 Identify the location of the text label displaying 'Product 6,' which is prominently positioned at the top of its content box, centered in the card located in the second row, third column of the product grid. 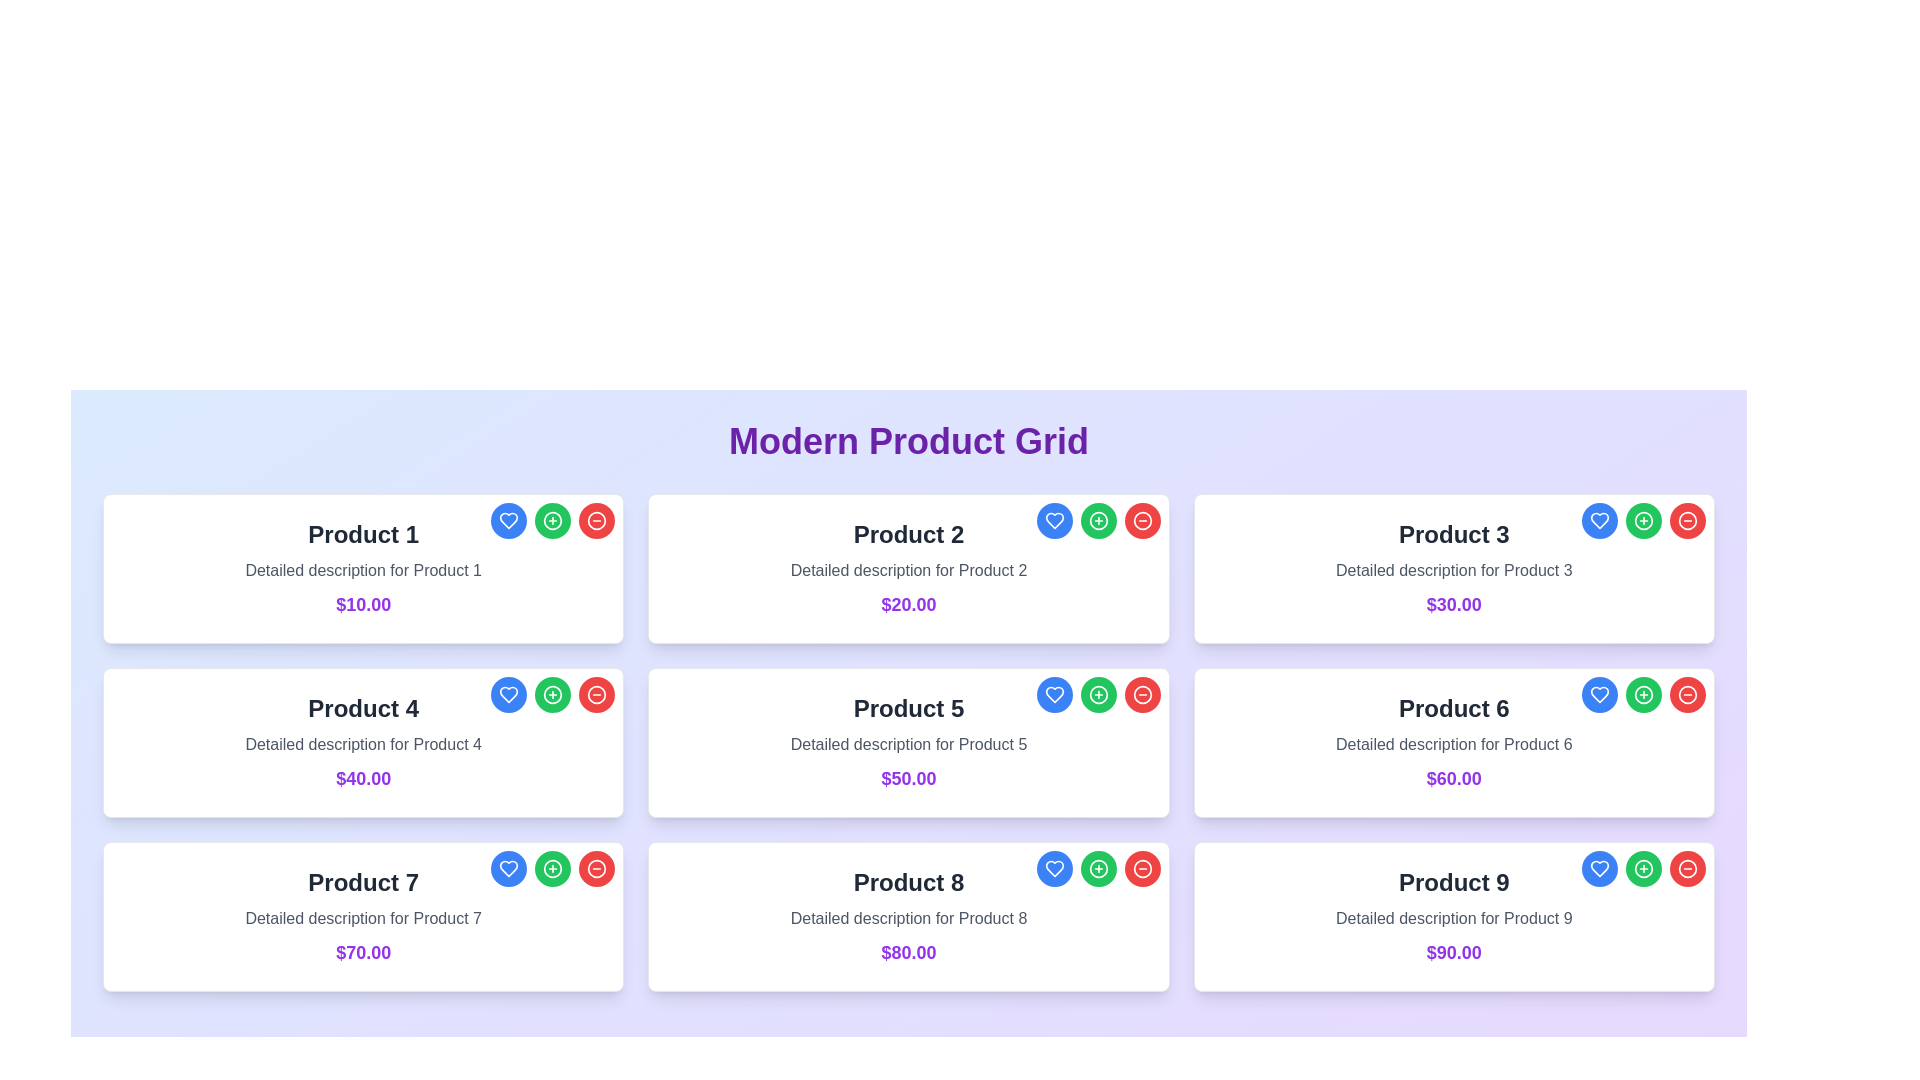
(1454, 708).